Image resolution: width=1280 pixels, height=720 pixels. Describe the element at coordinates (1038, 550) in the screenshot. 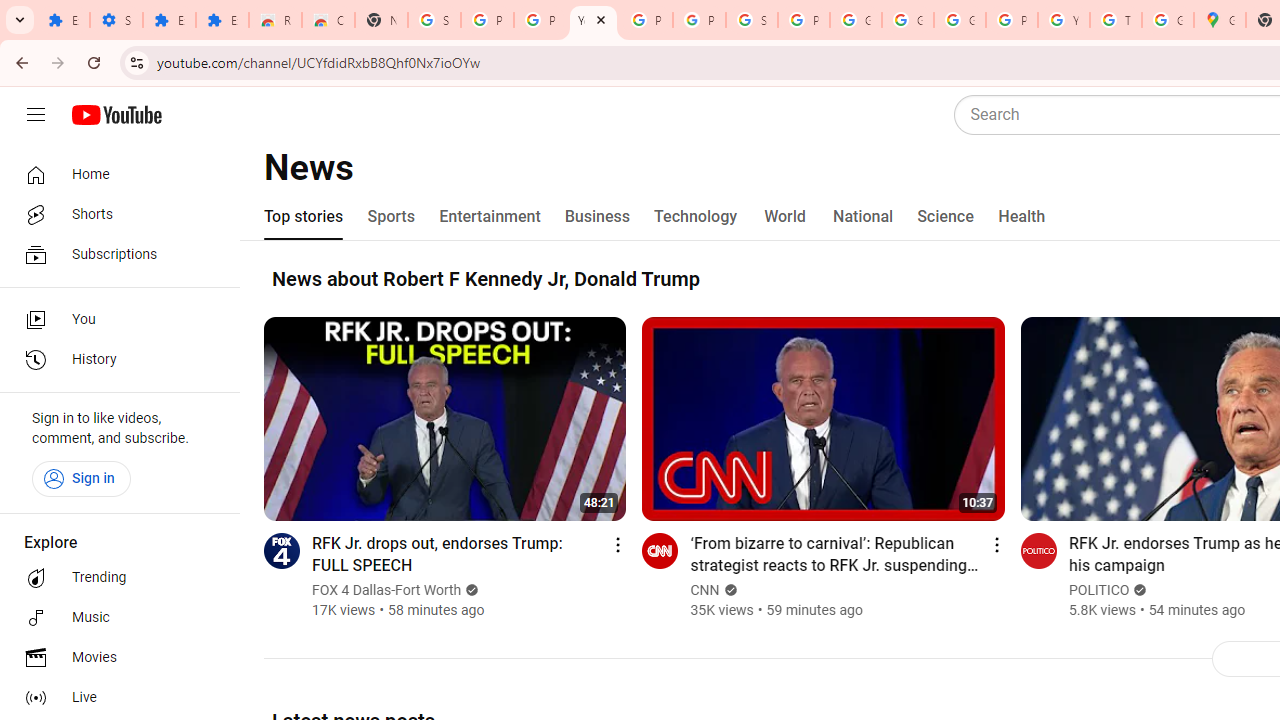

I see `'Go to channel'` at that location.